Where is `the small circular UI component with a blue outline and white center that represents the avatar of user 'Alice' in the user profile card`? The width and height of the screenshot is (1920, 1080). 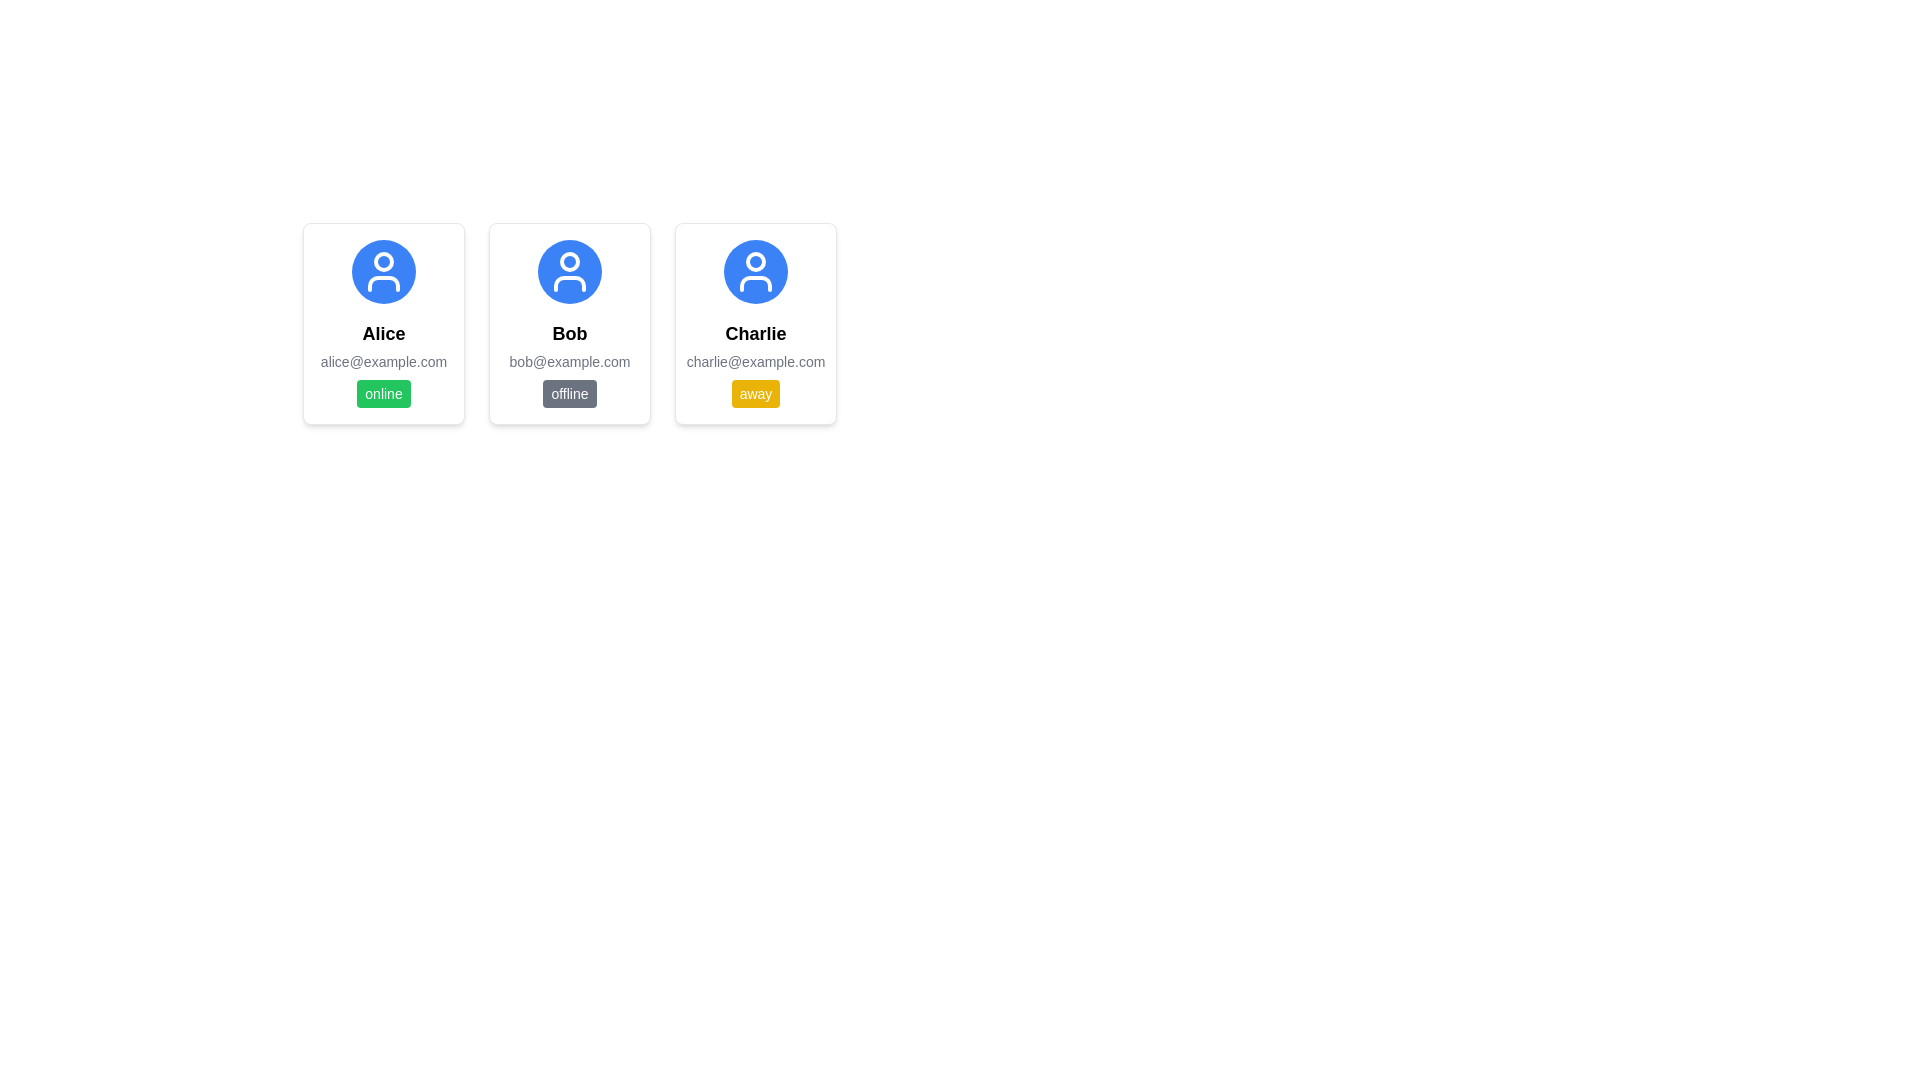 the small circular UI component with a blue outline and white center that represents the avatar of user 'Alice' in the user profile card is located at coordinates (384, 261).